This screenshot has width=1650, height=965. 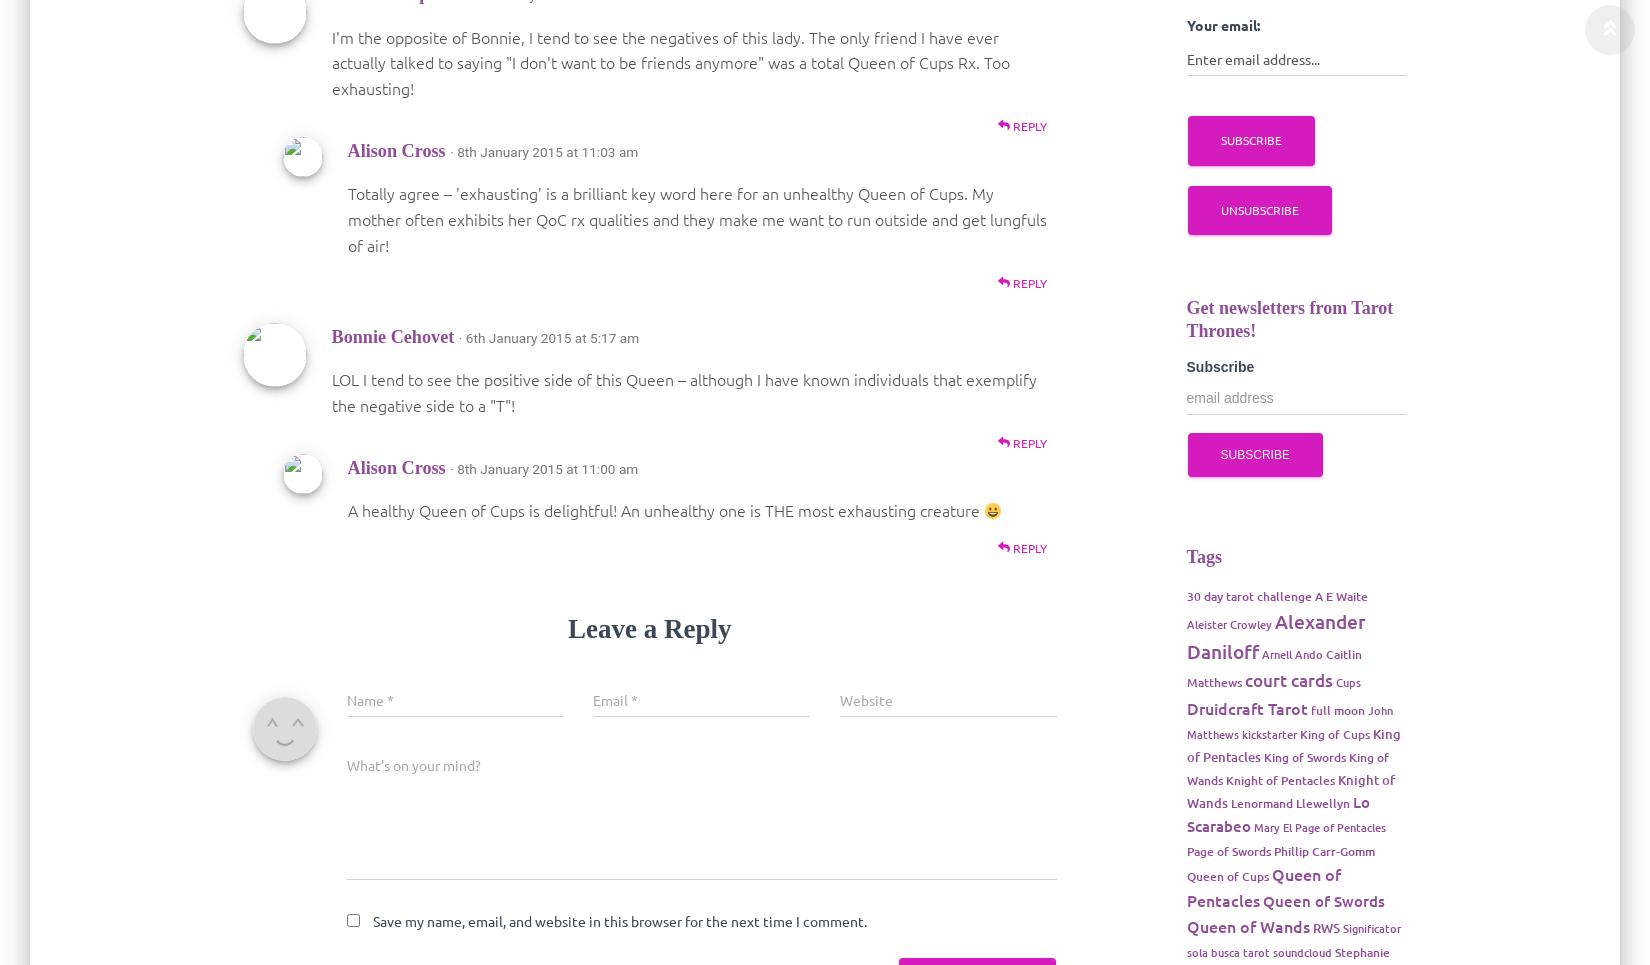 What do you see at coordinates (1262, 885) in the screenshot?
I see `'Queen of Pentacles'` at bounding box center [1262, 885].